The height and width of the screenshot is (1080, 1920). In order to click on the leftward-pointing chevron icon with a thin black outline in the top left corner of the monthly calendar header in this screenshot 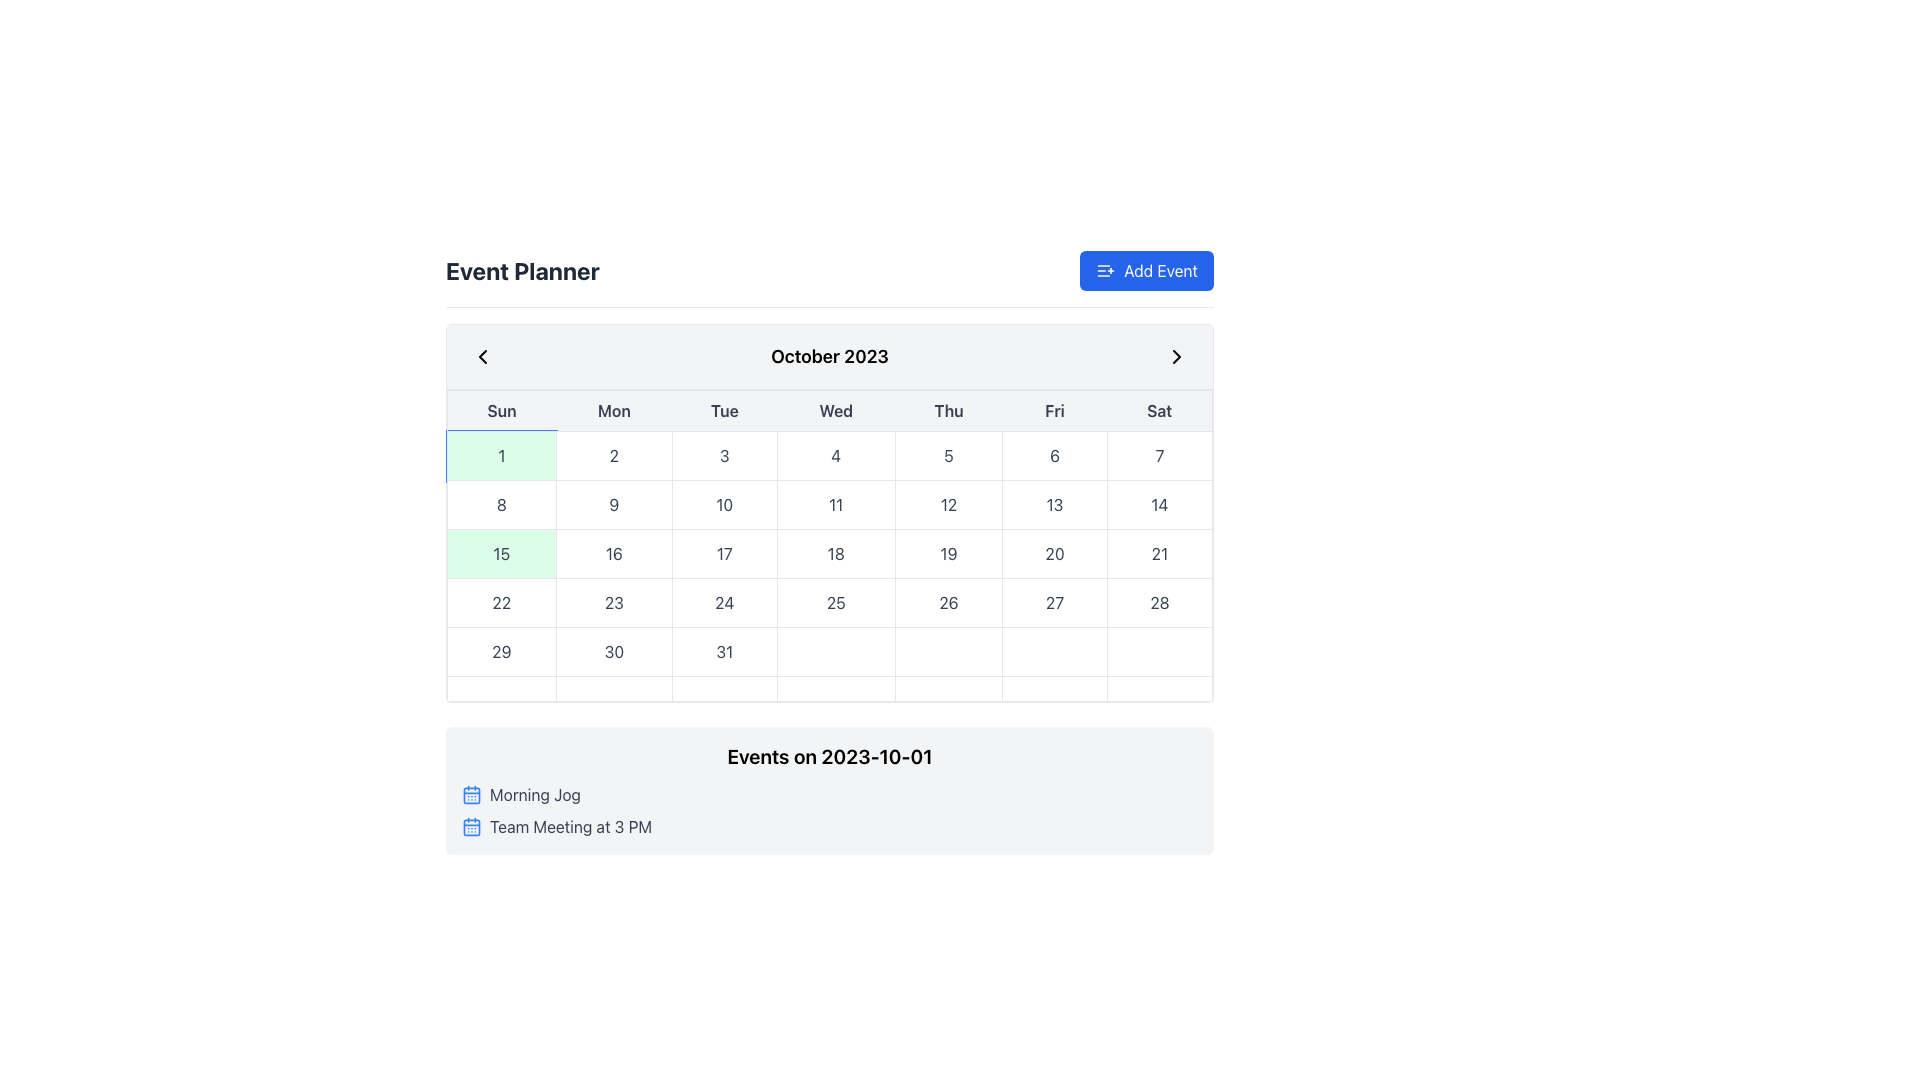, I will do `click(483, 356)`.